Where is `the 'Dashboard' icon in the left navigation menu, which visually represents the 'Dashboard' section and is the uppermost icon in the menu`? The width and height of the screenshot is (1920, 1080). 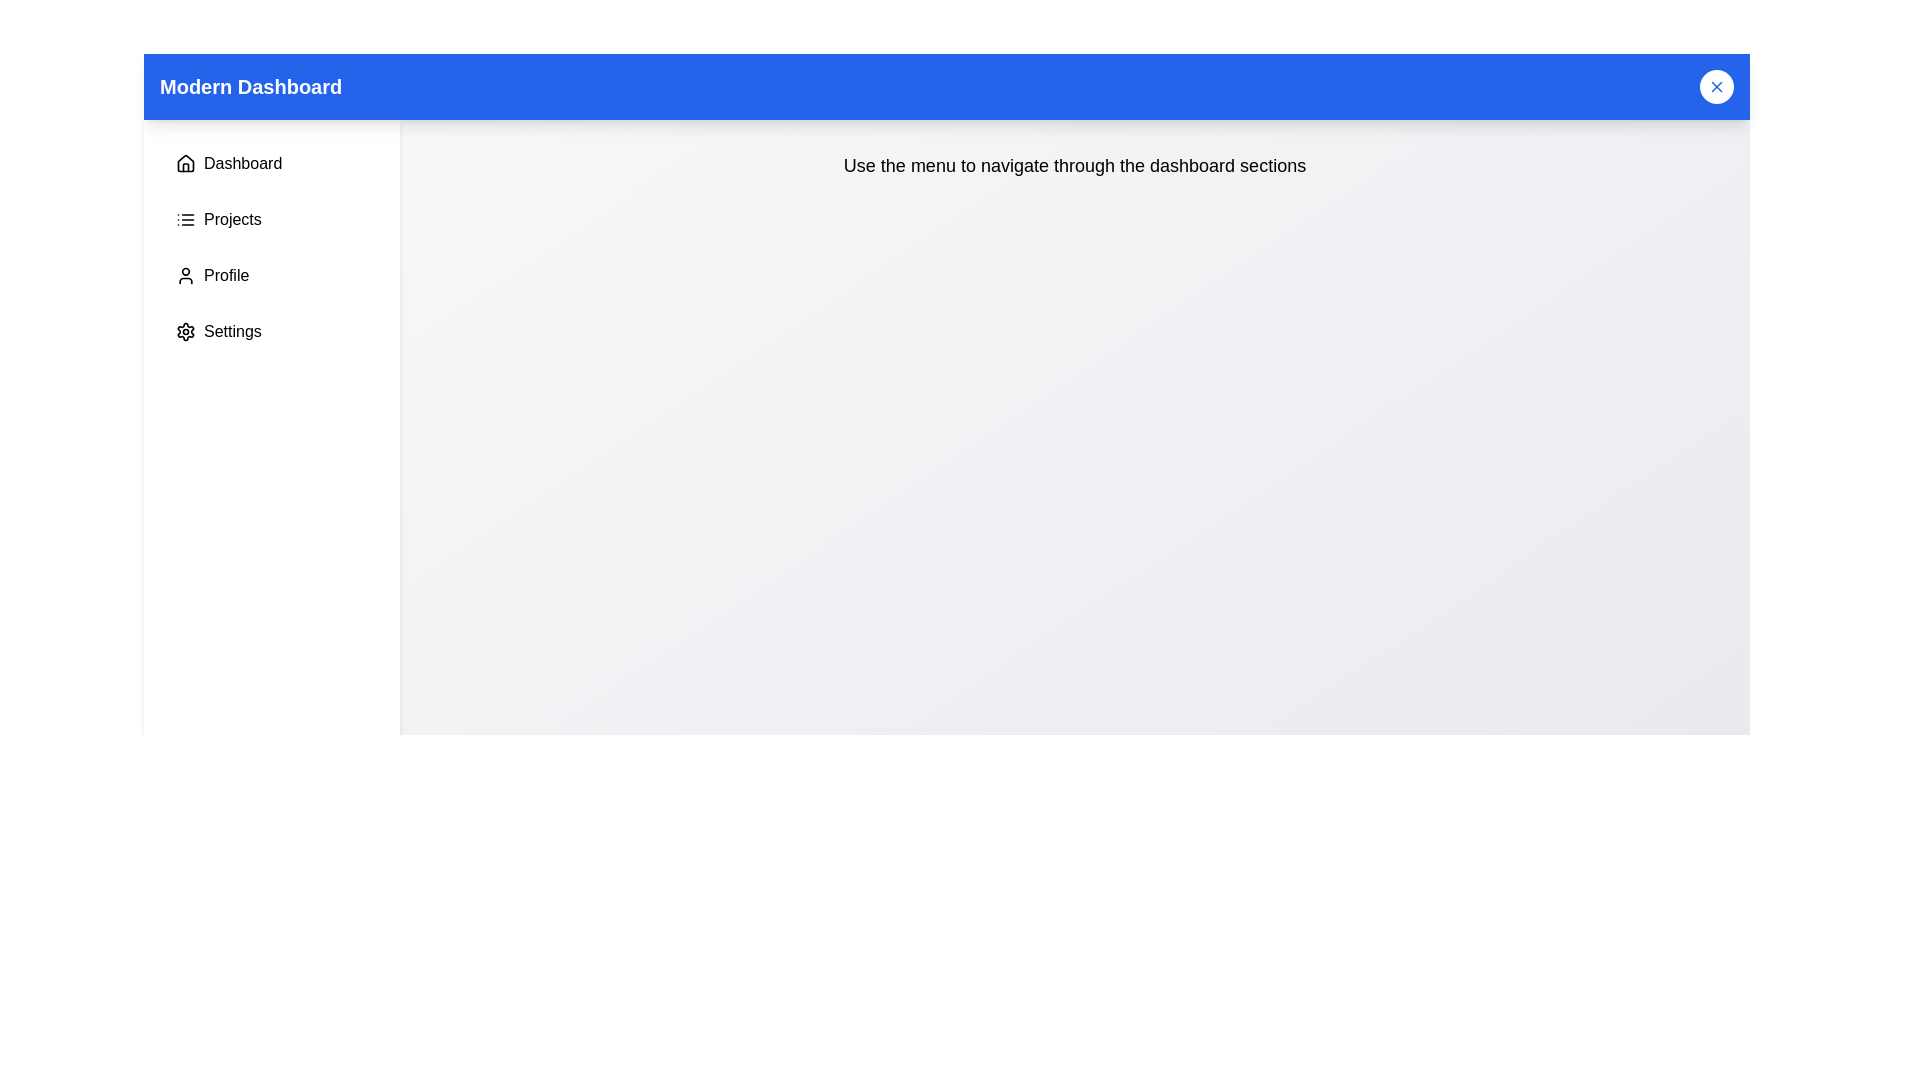 the 'Dashboard' icon in the left navigation menu, which visually represents the 'Dashboard' section and is the uppermost icon in the menu is located at coordinates (186, 161).